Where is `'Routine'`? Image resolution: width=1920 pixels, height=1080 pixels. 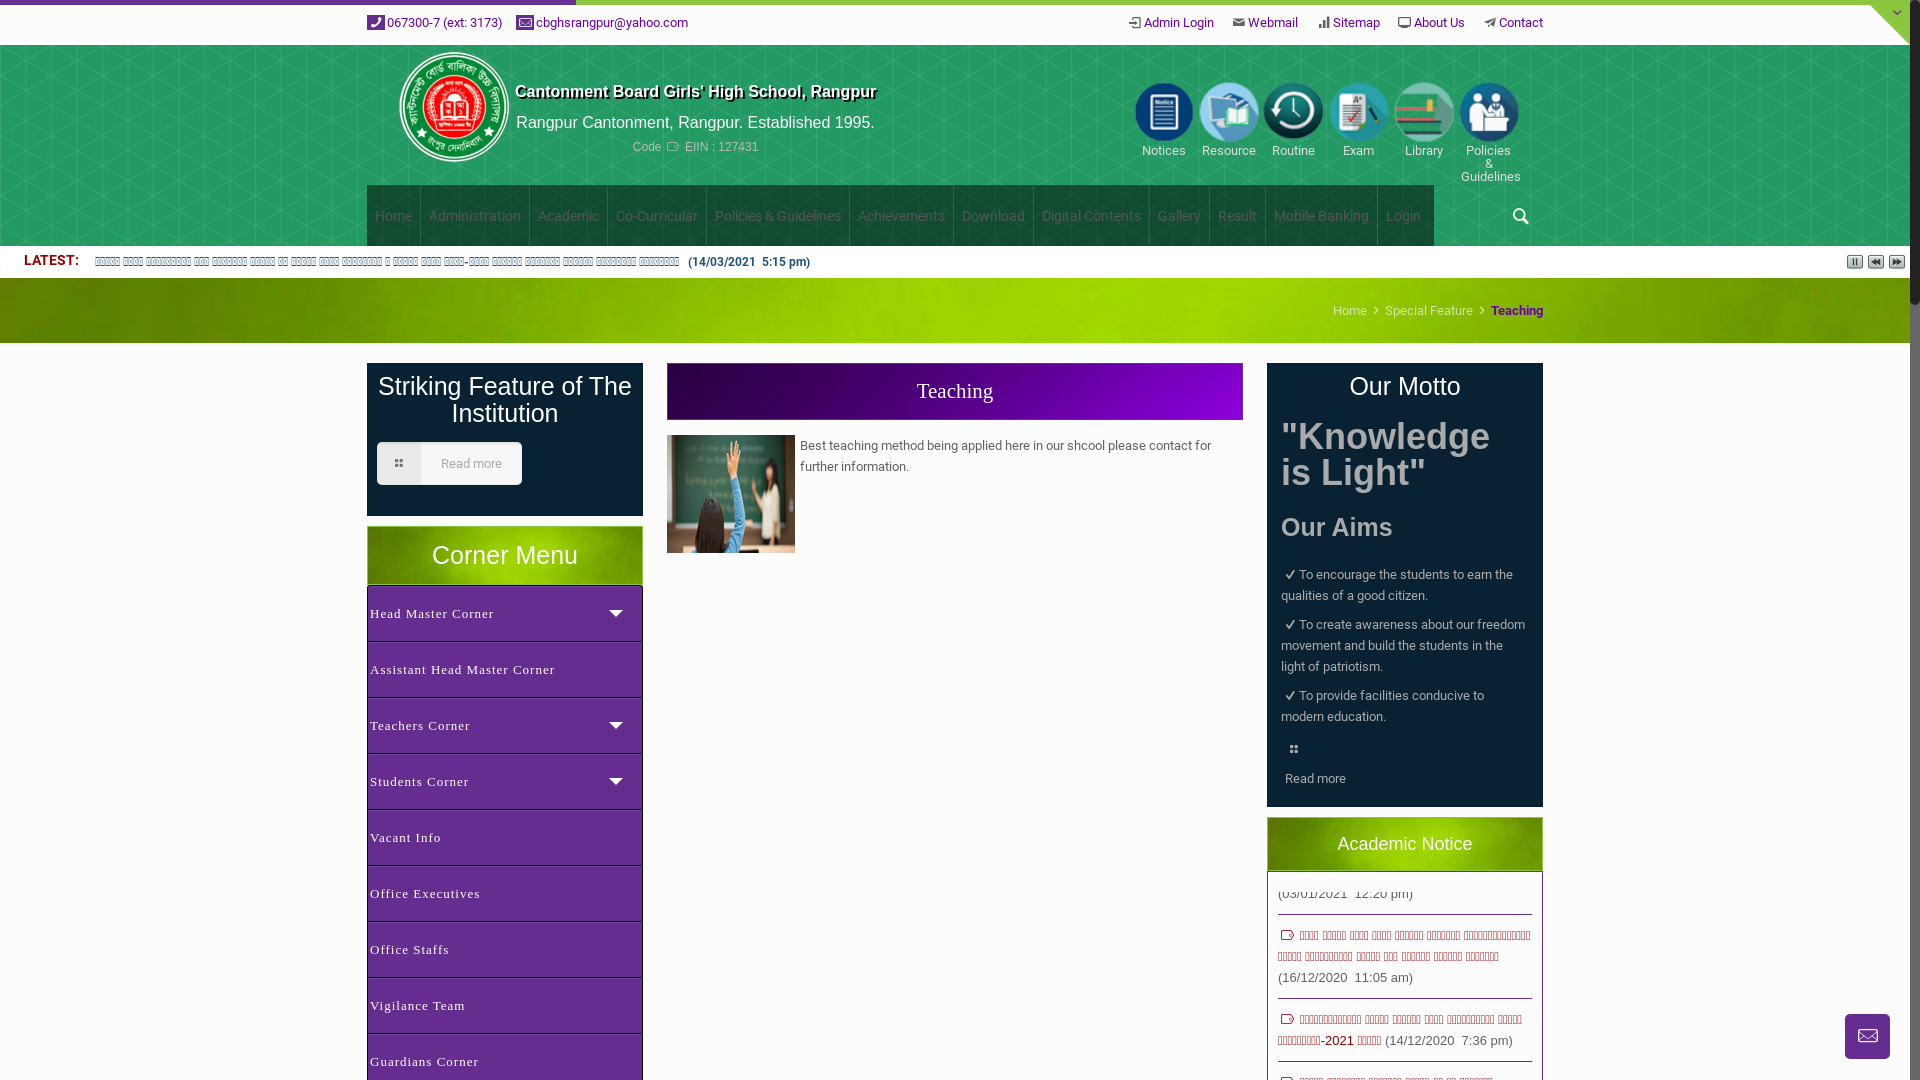 'Routine' is located at coordinates (1293, 119).